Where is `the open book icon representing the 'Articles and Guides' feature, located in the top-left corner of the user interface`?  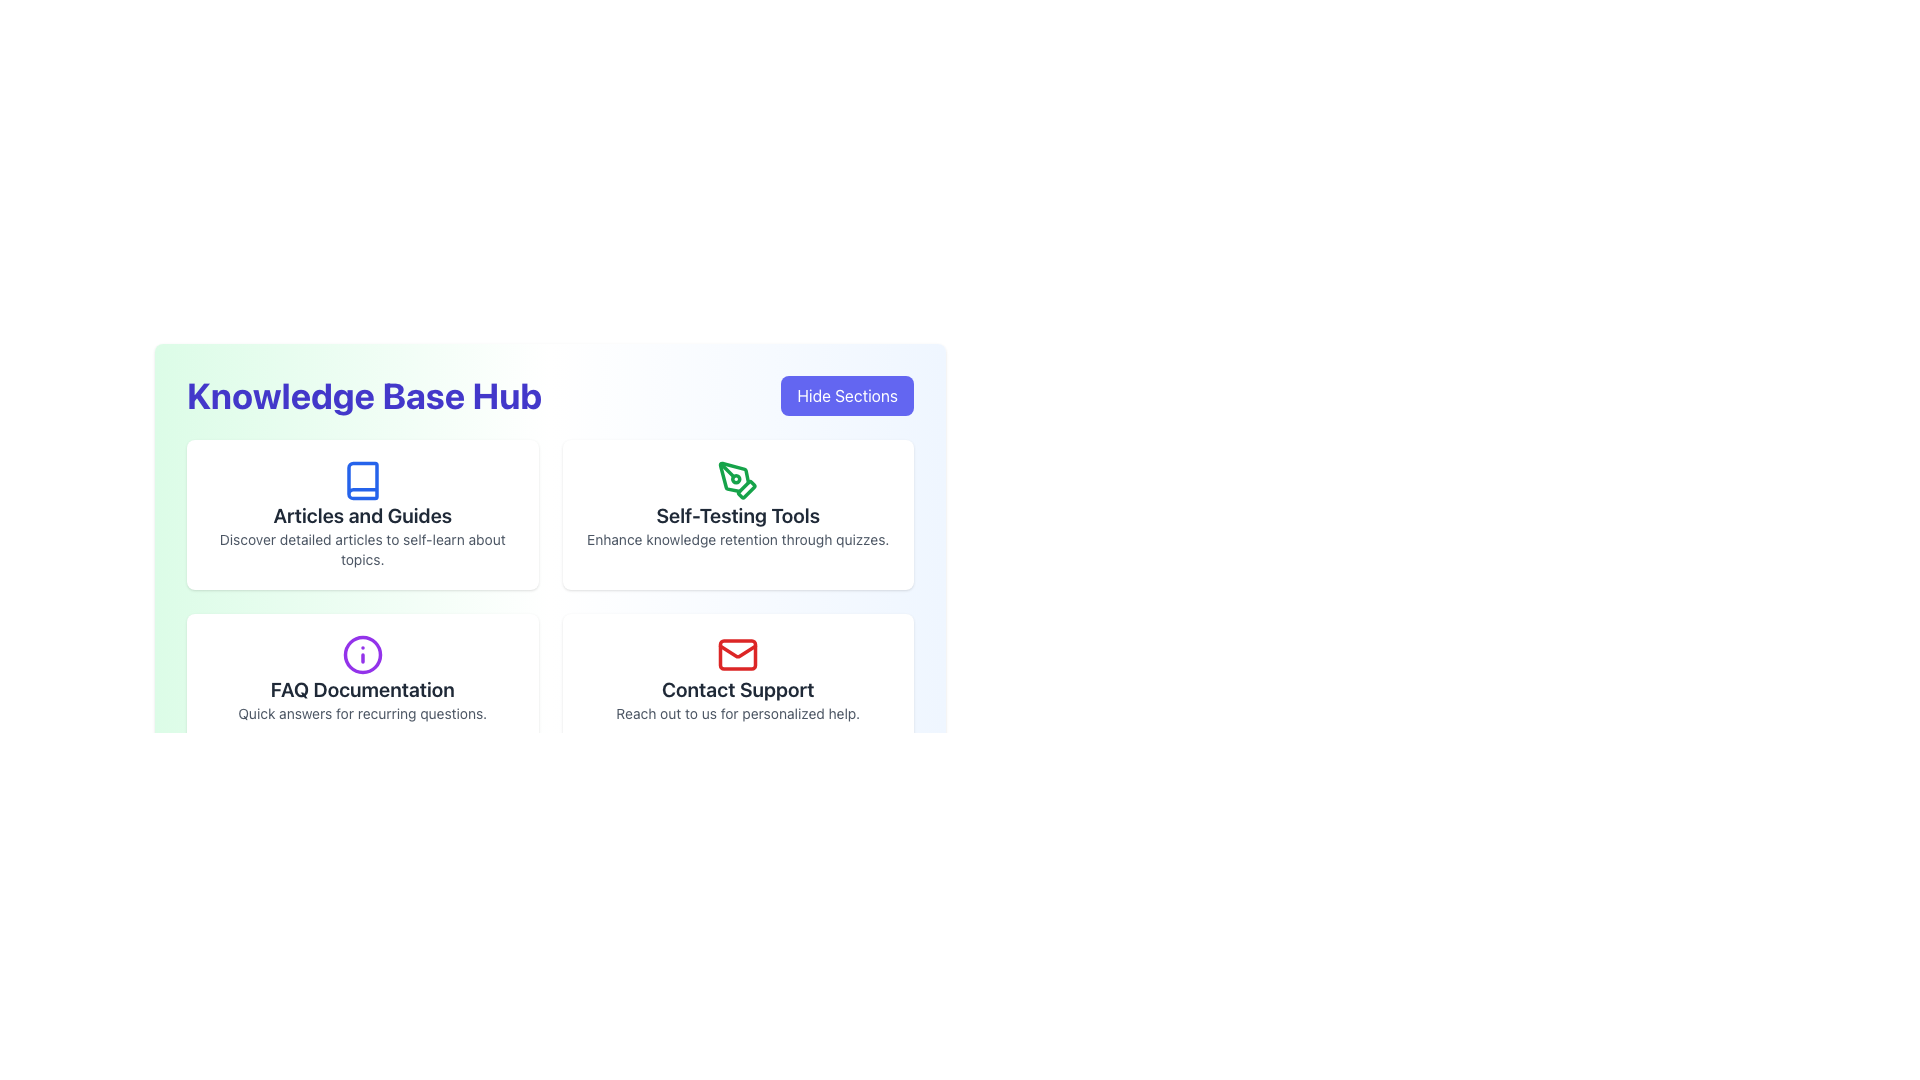
the open book icon representing the 'Articles and Guides' feature, located in the top-left corner of the user interface is located at coordinates (362, 481).